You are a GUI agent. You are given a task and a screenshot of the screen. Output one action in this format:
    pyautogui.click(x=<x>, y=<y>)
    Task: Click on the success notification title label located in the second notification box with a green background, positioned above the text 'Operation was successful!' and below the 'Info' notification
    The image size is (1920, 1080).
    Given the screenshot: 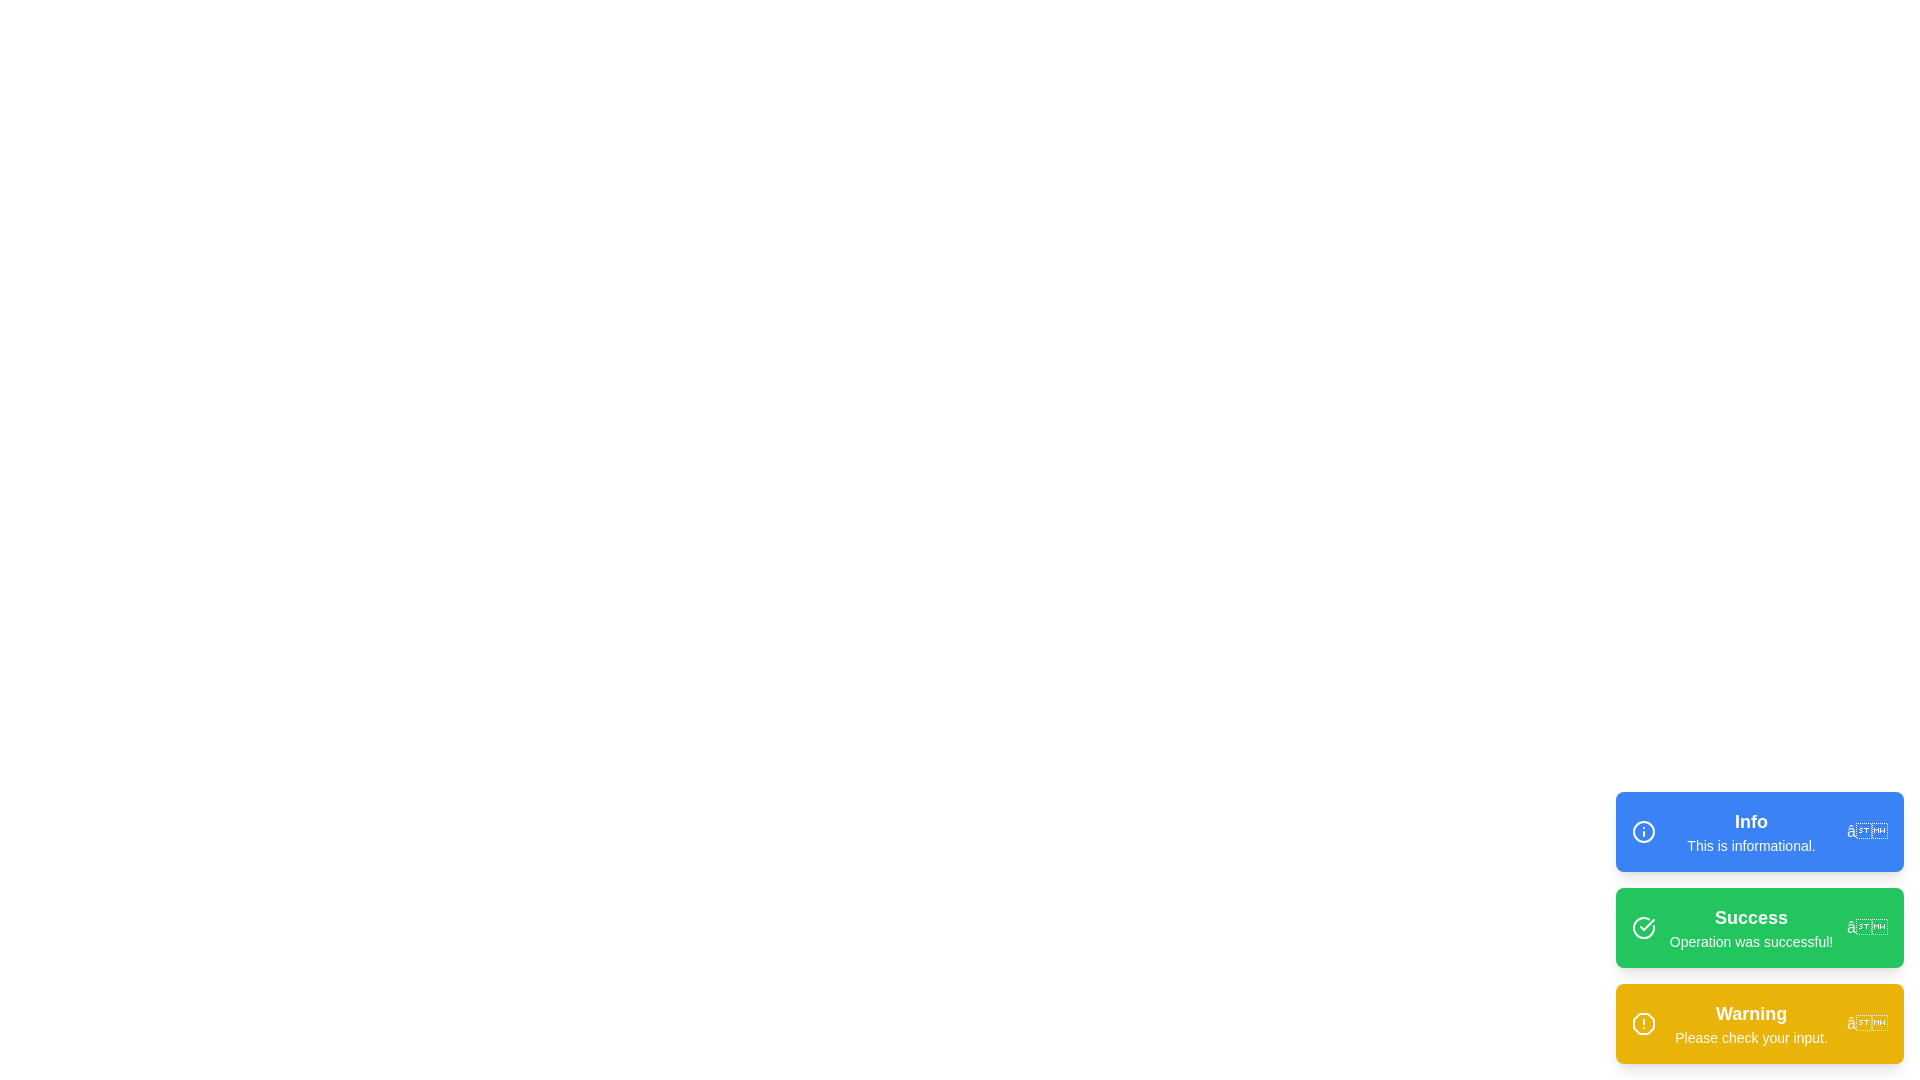 What is the action you would take?
    pyautogui.click(x=1750, y=918)
    